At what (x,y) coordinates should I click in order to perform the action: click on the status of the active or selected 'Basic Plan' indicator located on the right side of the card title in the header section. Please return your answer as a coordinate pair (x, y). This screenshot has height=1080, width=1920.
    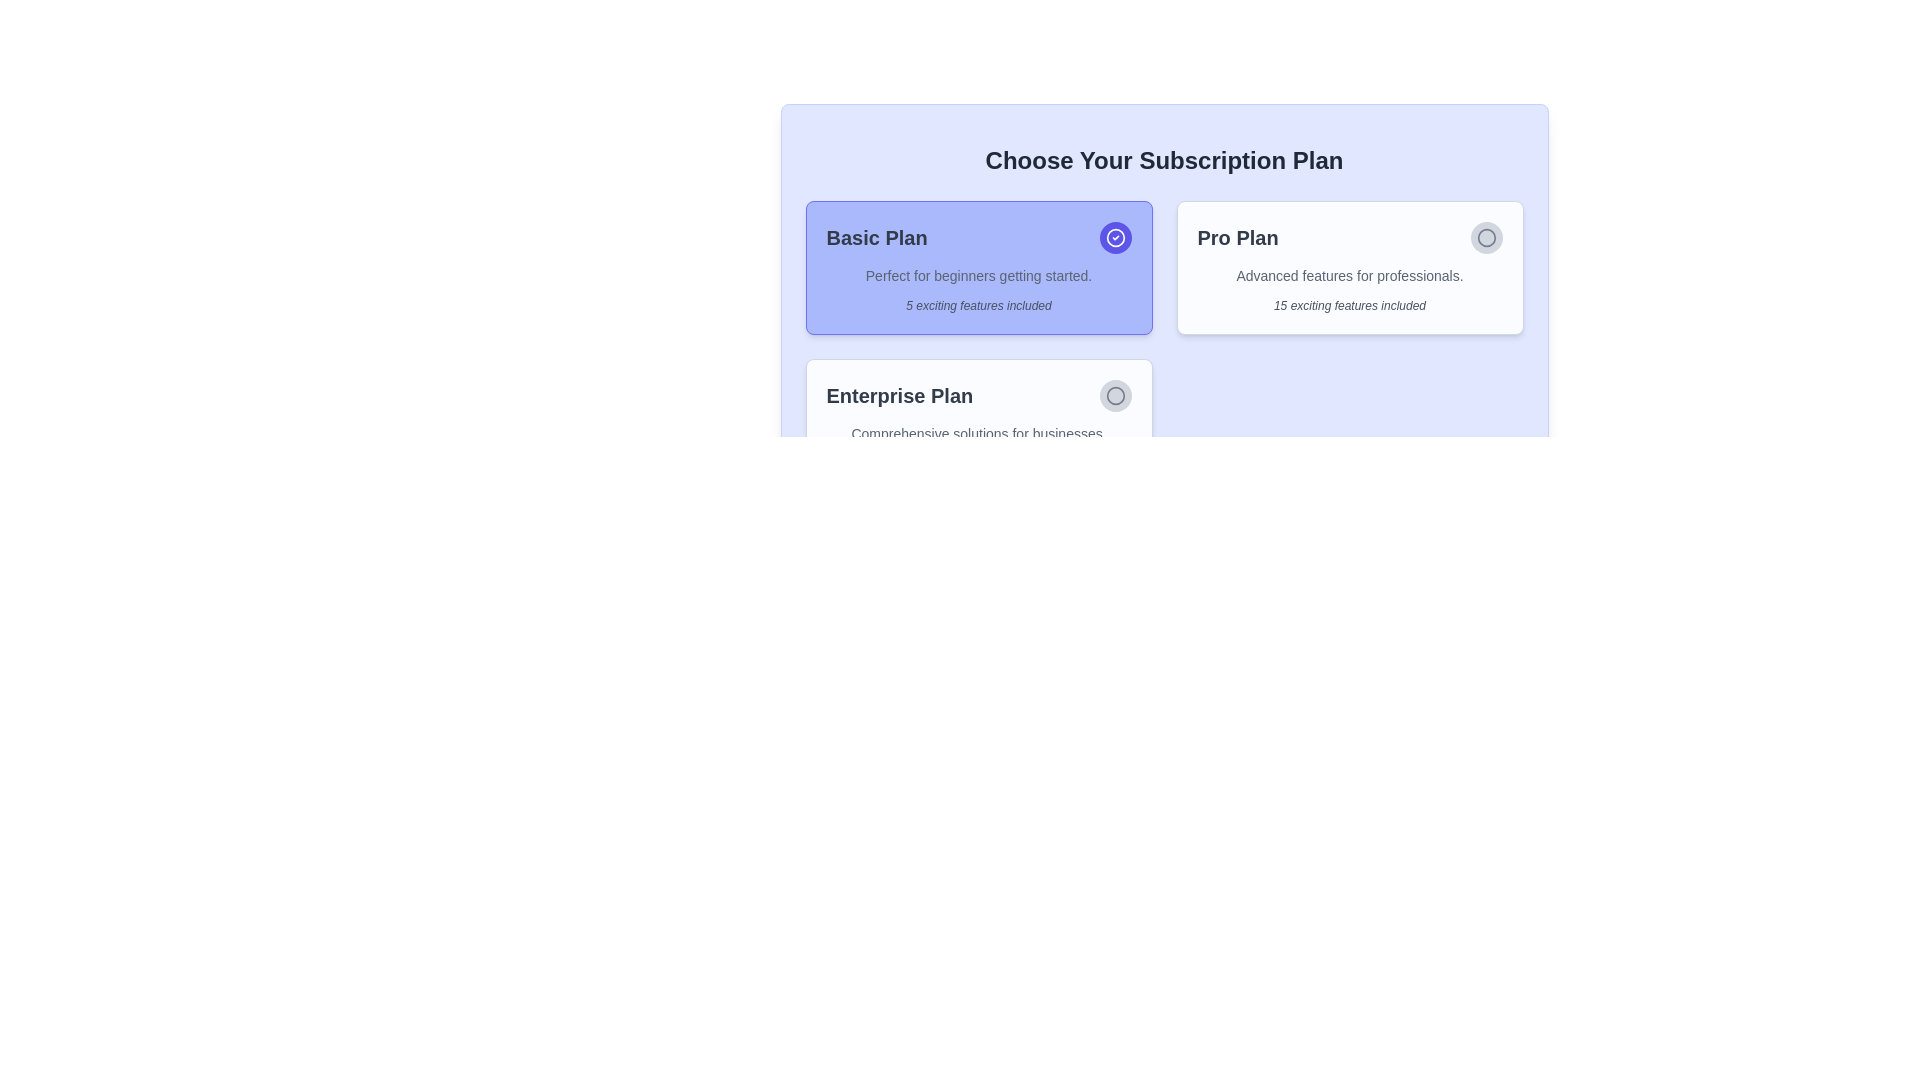
    Looking at the image, I should click on (1114, 237).